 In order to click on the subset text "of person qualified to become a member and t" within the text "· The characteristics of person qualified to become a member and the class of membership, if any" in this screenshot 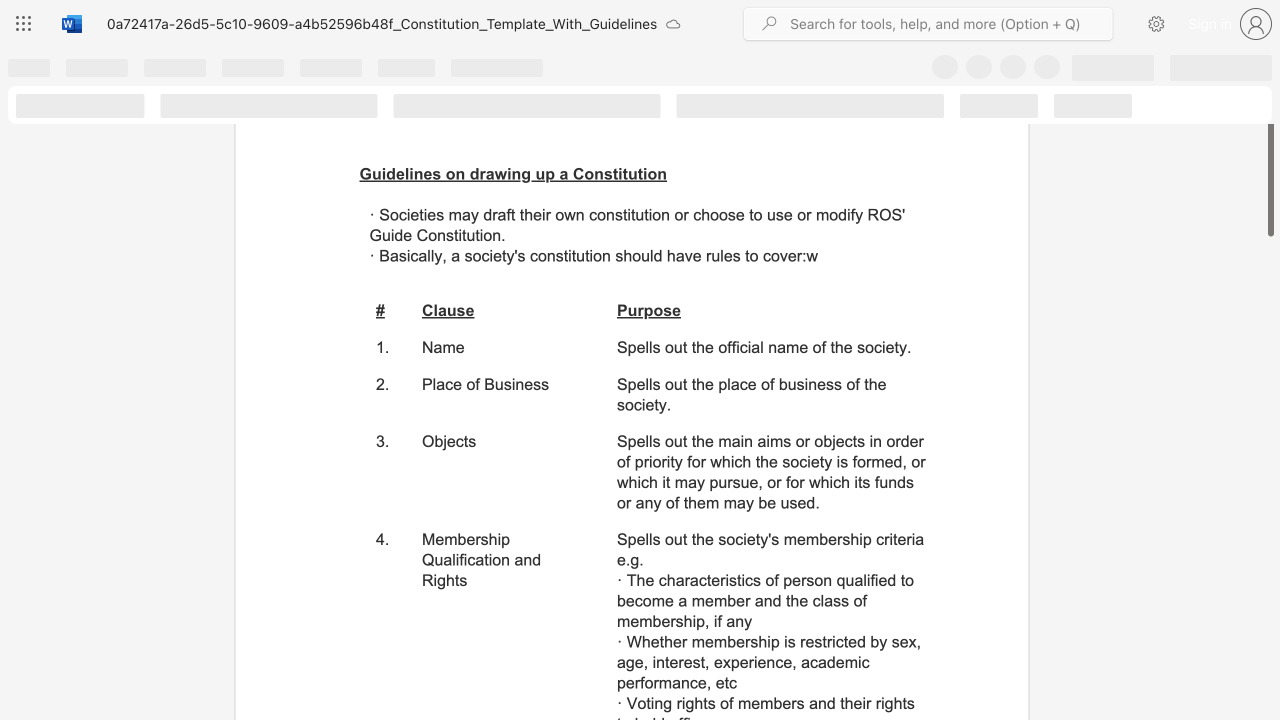, I will do `click(764, 580)`.